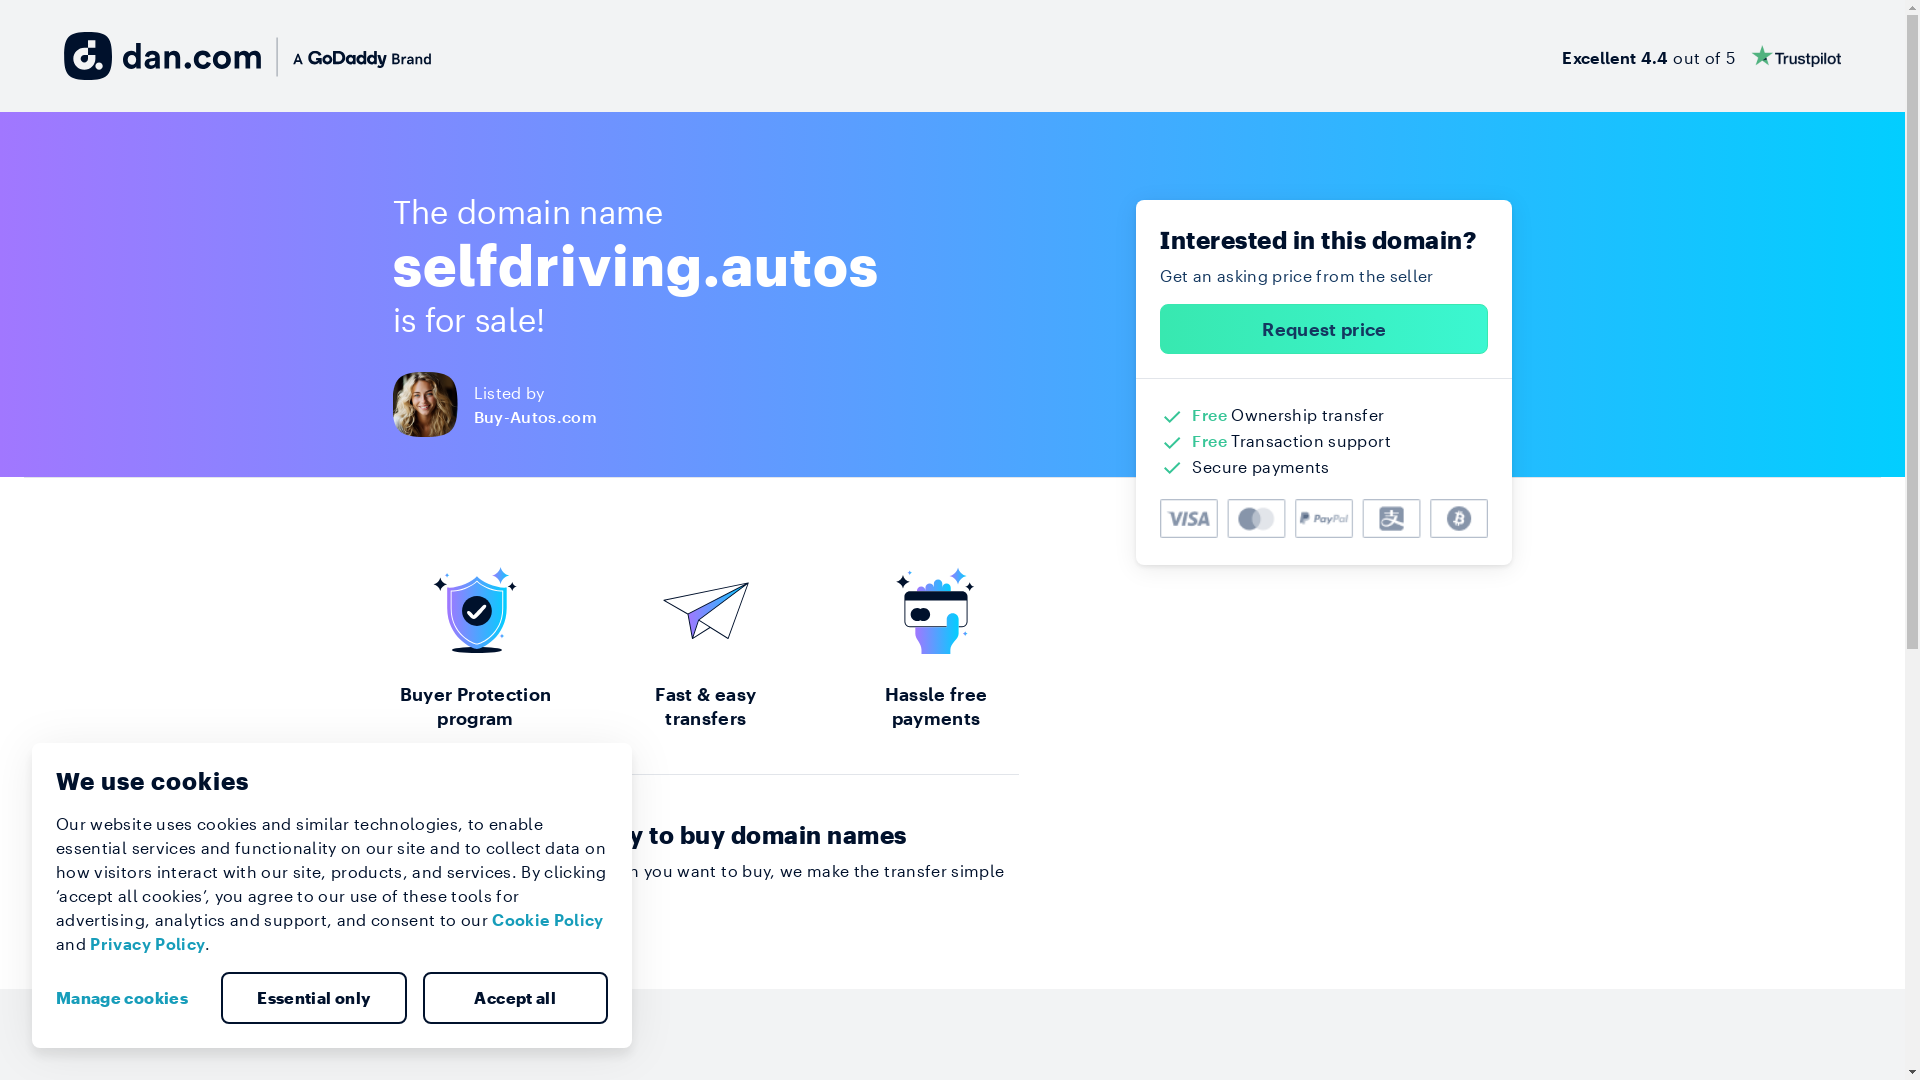 The width and height of the screenshot is (1920, 1080). Describe the element at coordinates (1700, 55) in the screenshot. I see `'Excellent 4.4 out of 5'` at that location.